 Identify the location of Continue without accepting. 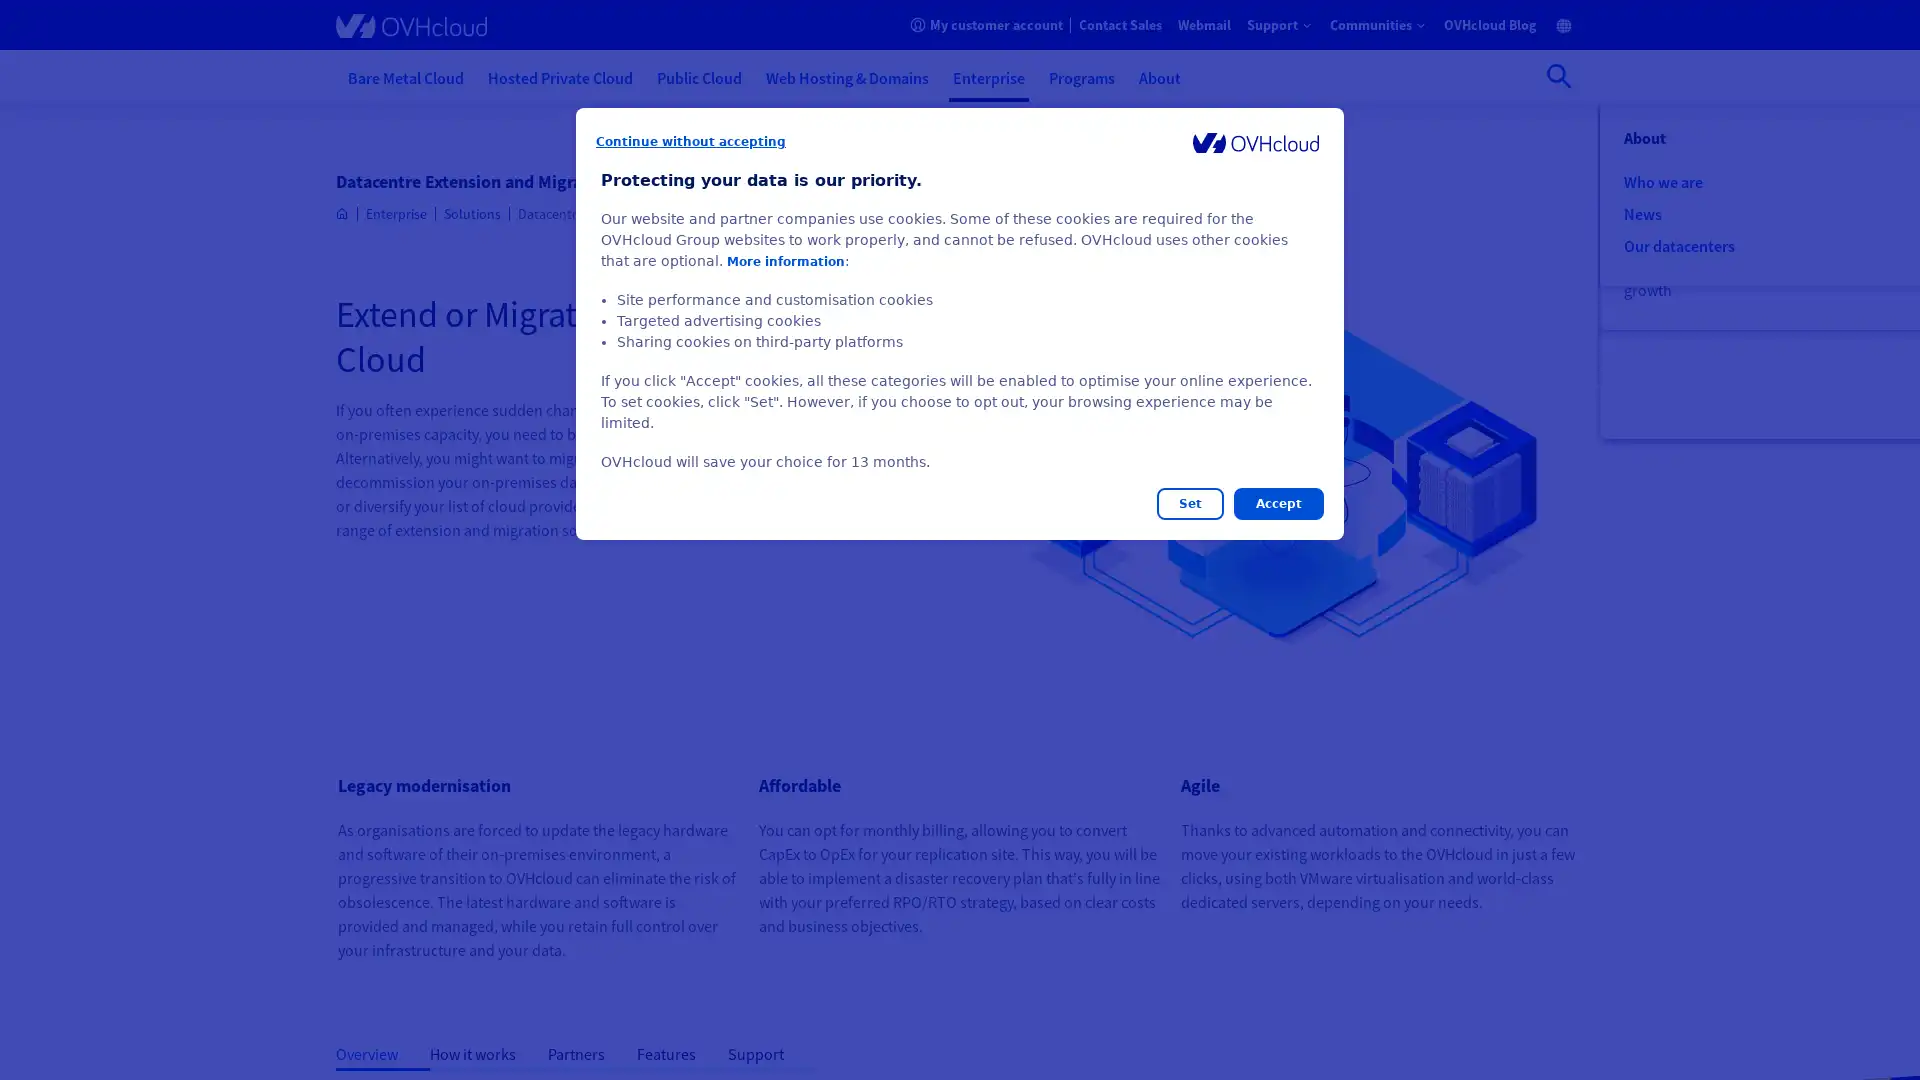
(691, 141).